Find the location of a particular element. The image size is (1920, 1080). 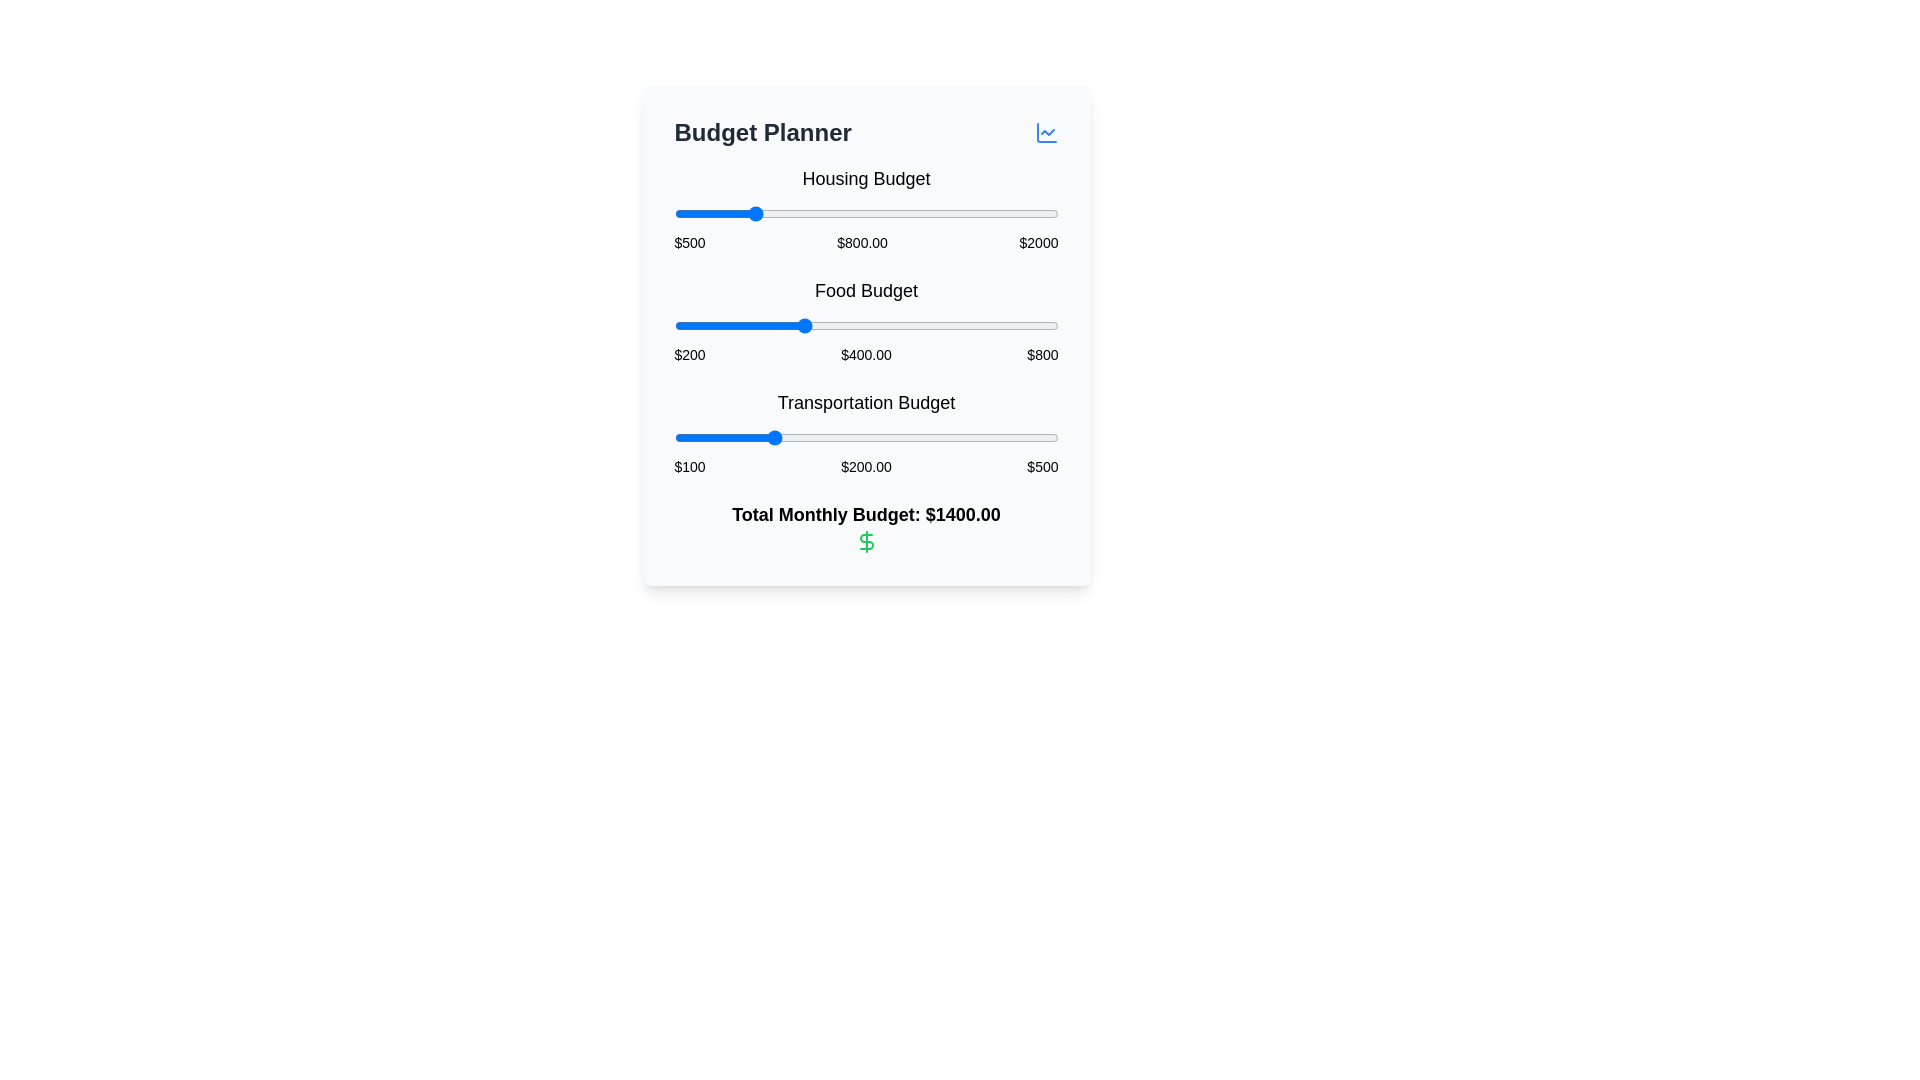

the static text label displaying the current monetary value of $400.00 for the 'Food Budget', which is centrally positioned between two other monetary values is located at coordinates (866, 353).